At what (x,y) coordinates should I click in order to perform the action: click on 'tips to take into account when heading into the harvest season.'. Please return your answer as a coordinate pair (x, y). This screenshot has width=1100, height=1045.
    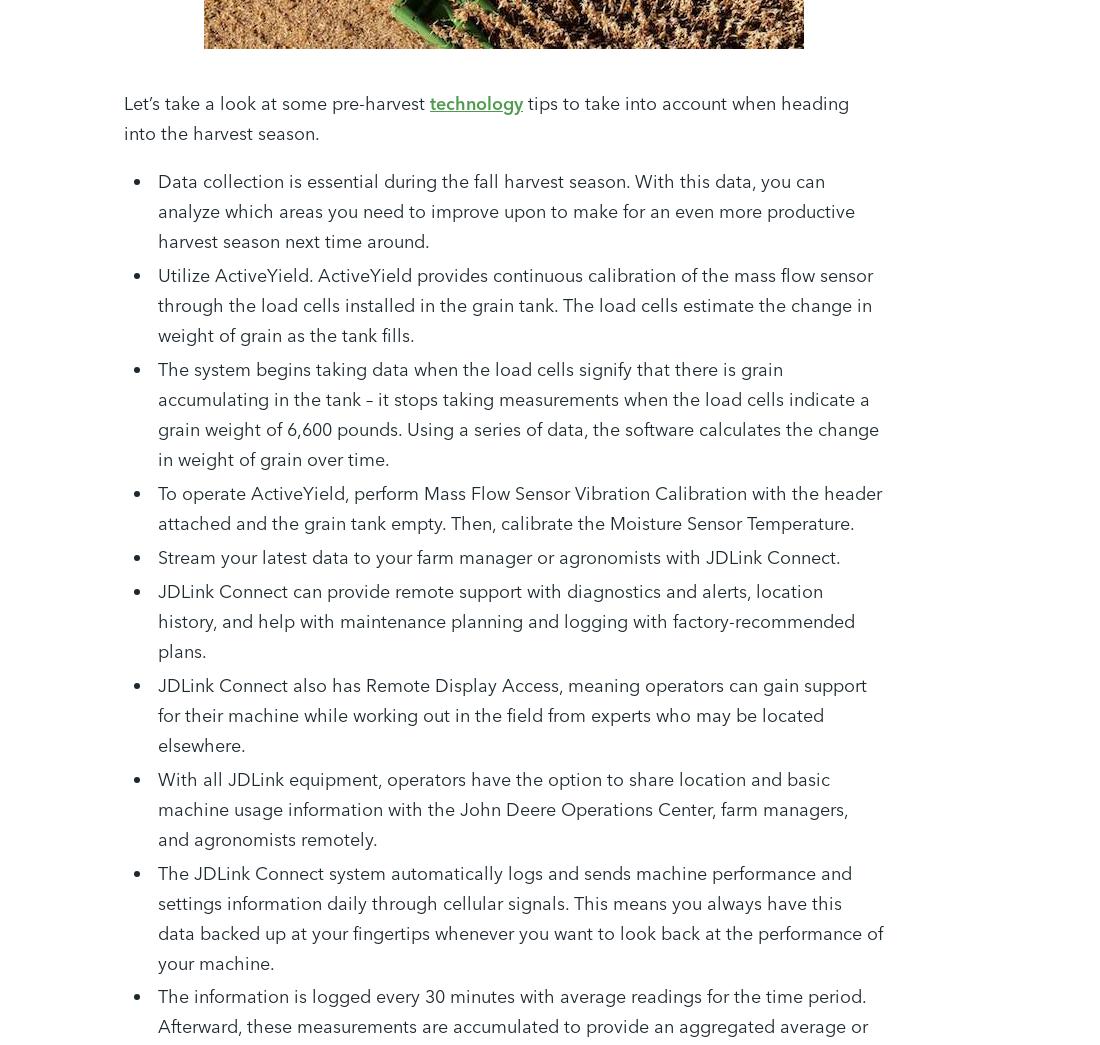
    Looking at the image, I should click on (486, 116).